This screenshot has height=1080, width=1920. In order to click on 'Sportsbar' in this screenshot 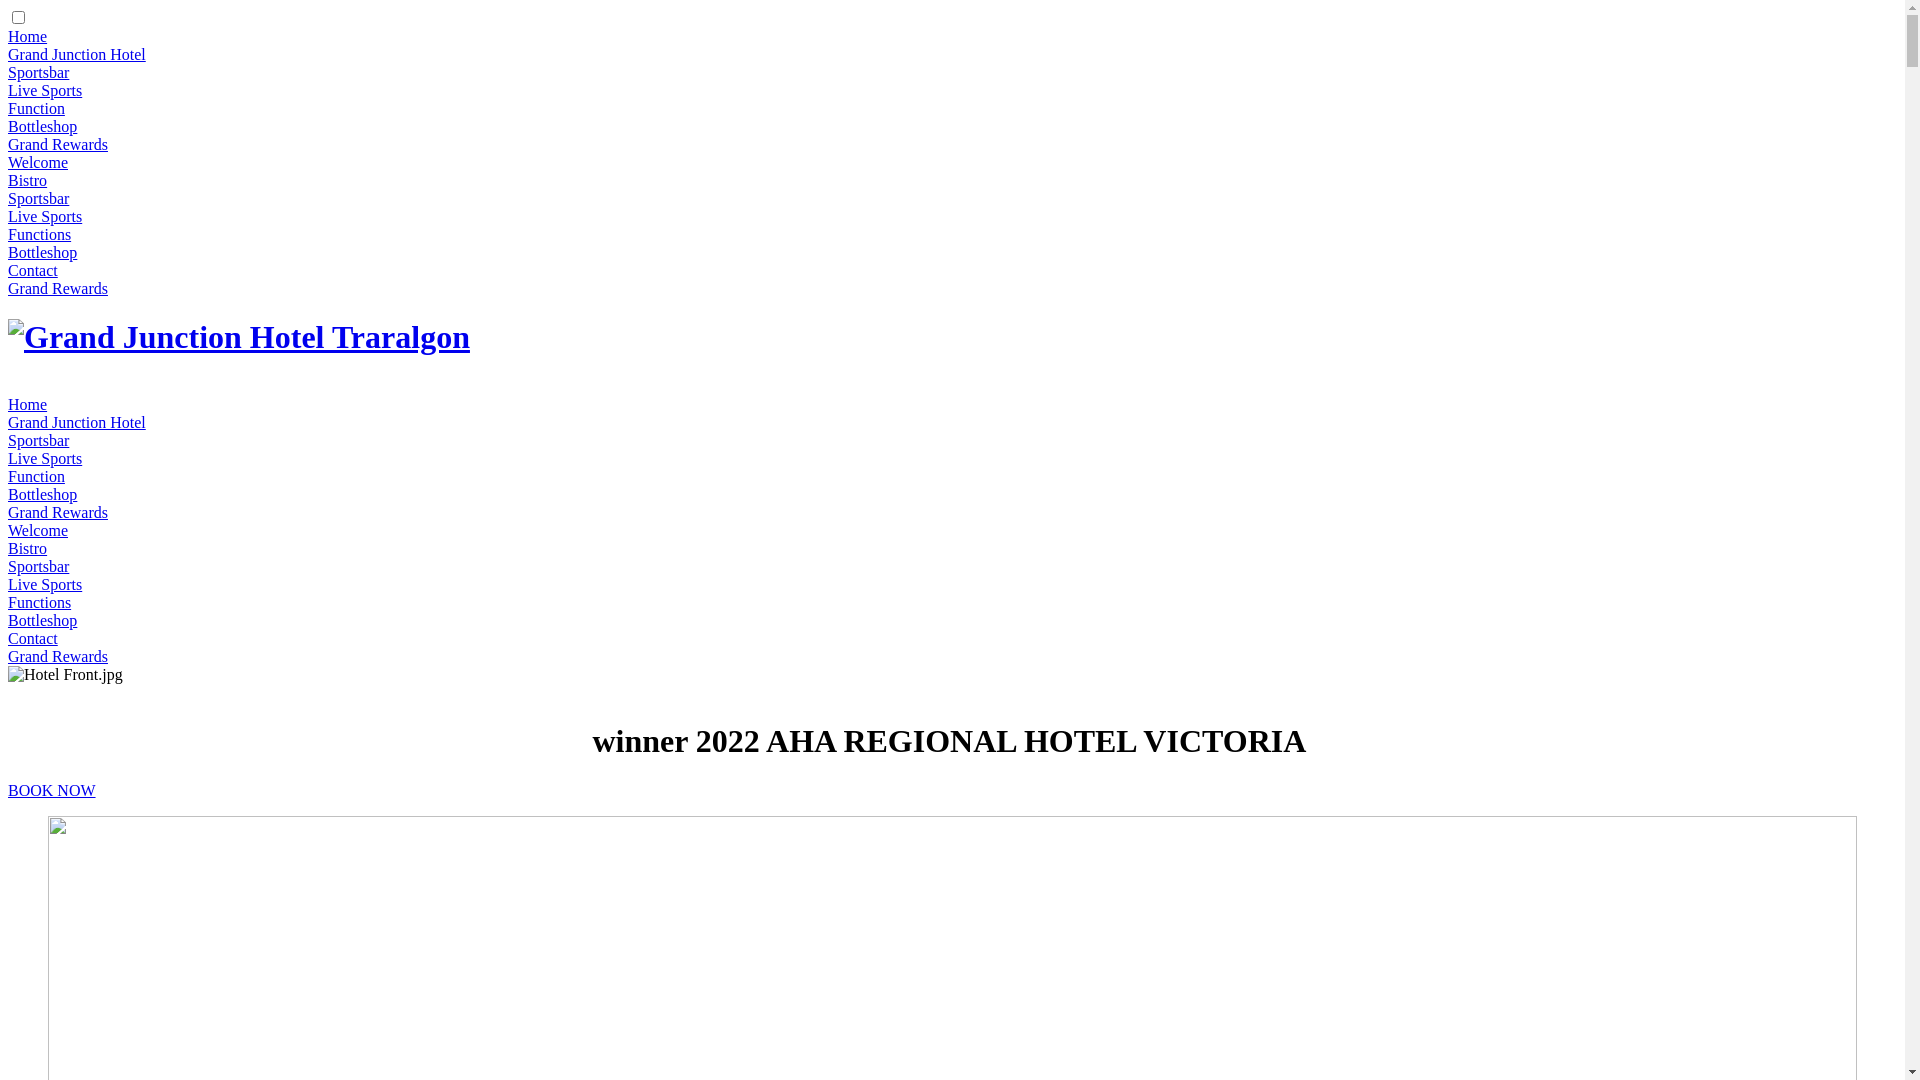, I will do `click(38, 198)`.